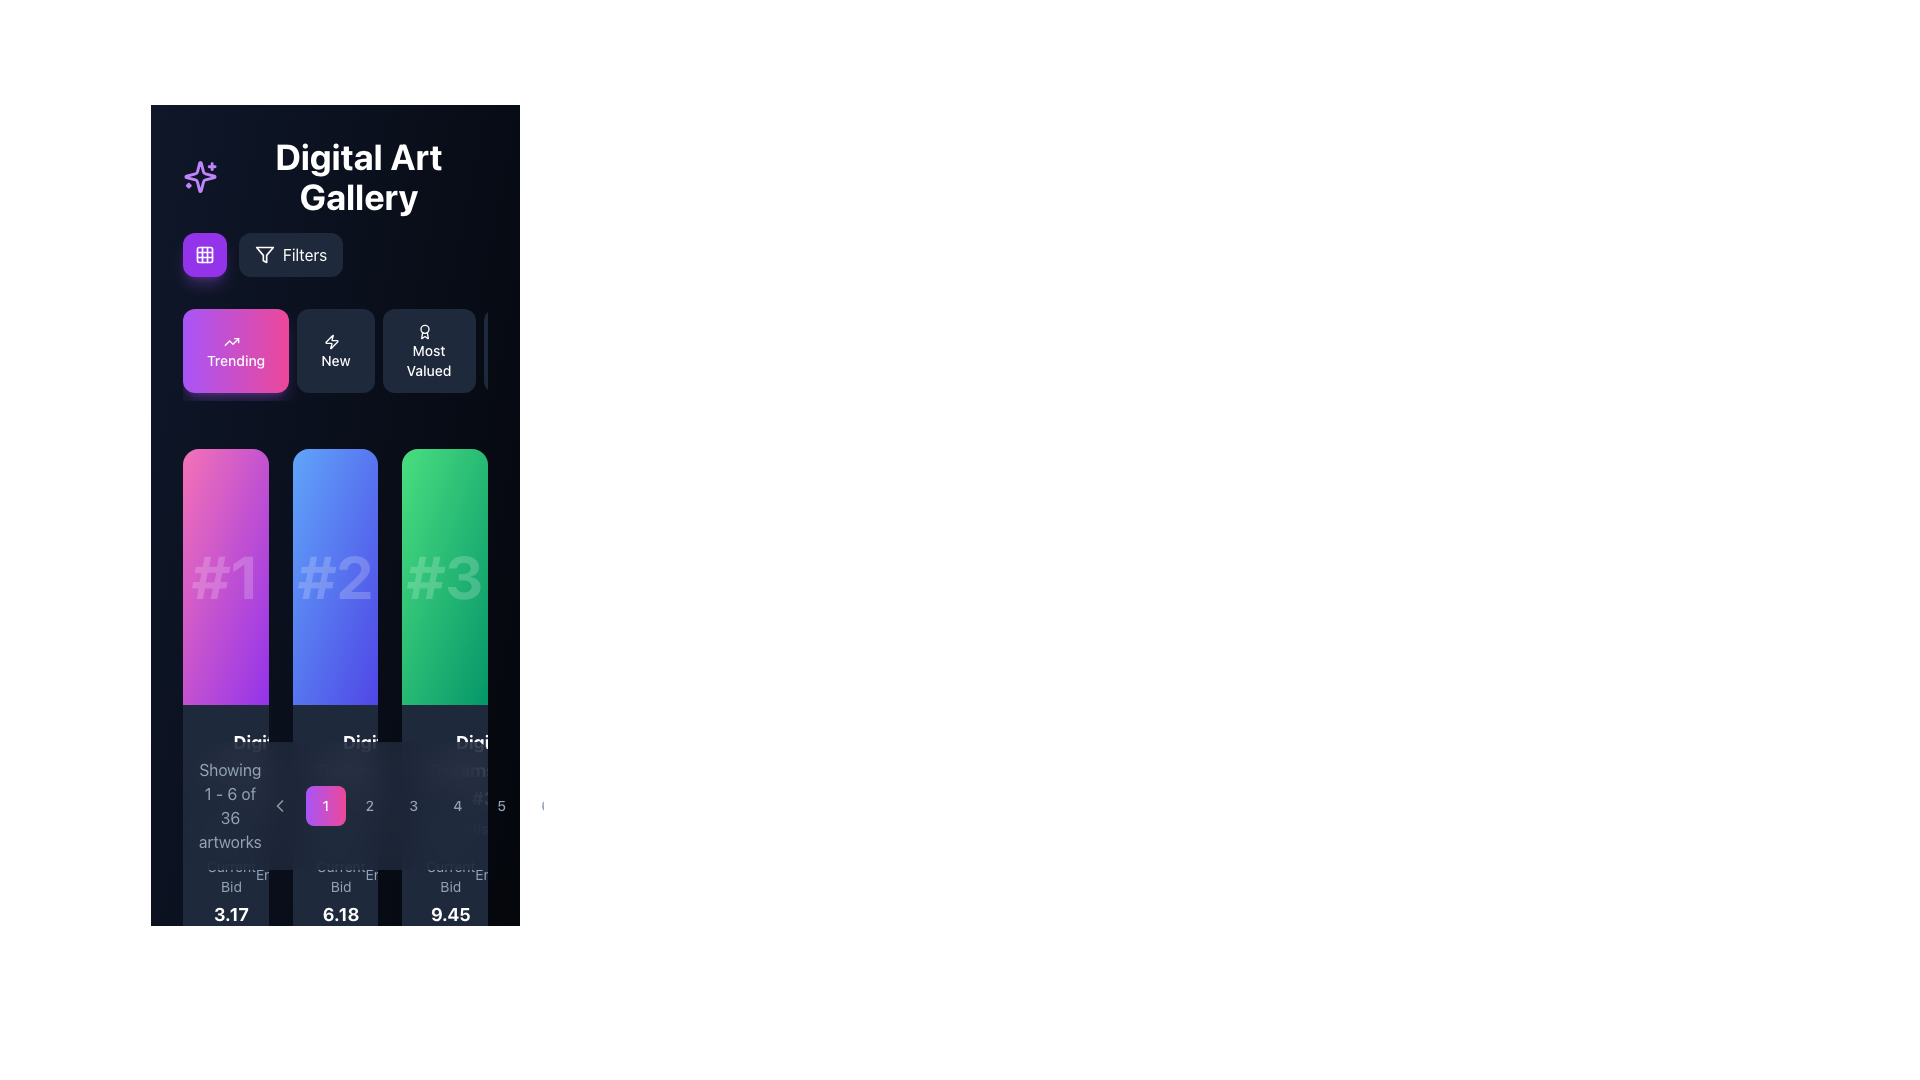 This screenshot has width=1920, height=1080. Describe the element at coordinates (456, 805) in the screenshot. I see `the circular button labeled '4'` at that location.